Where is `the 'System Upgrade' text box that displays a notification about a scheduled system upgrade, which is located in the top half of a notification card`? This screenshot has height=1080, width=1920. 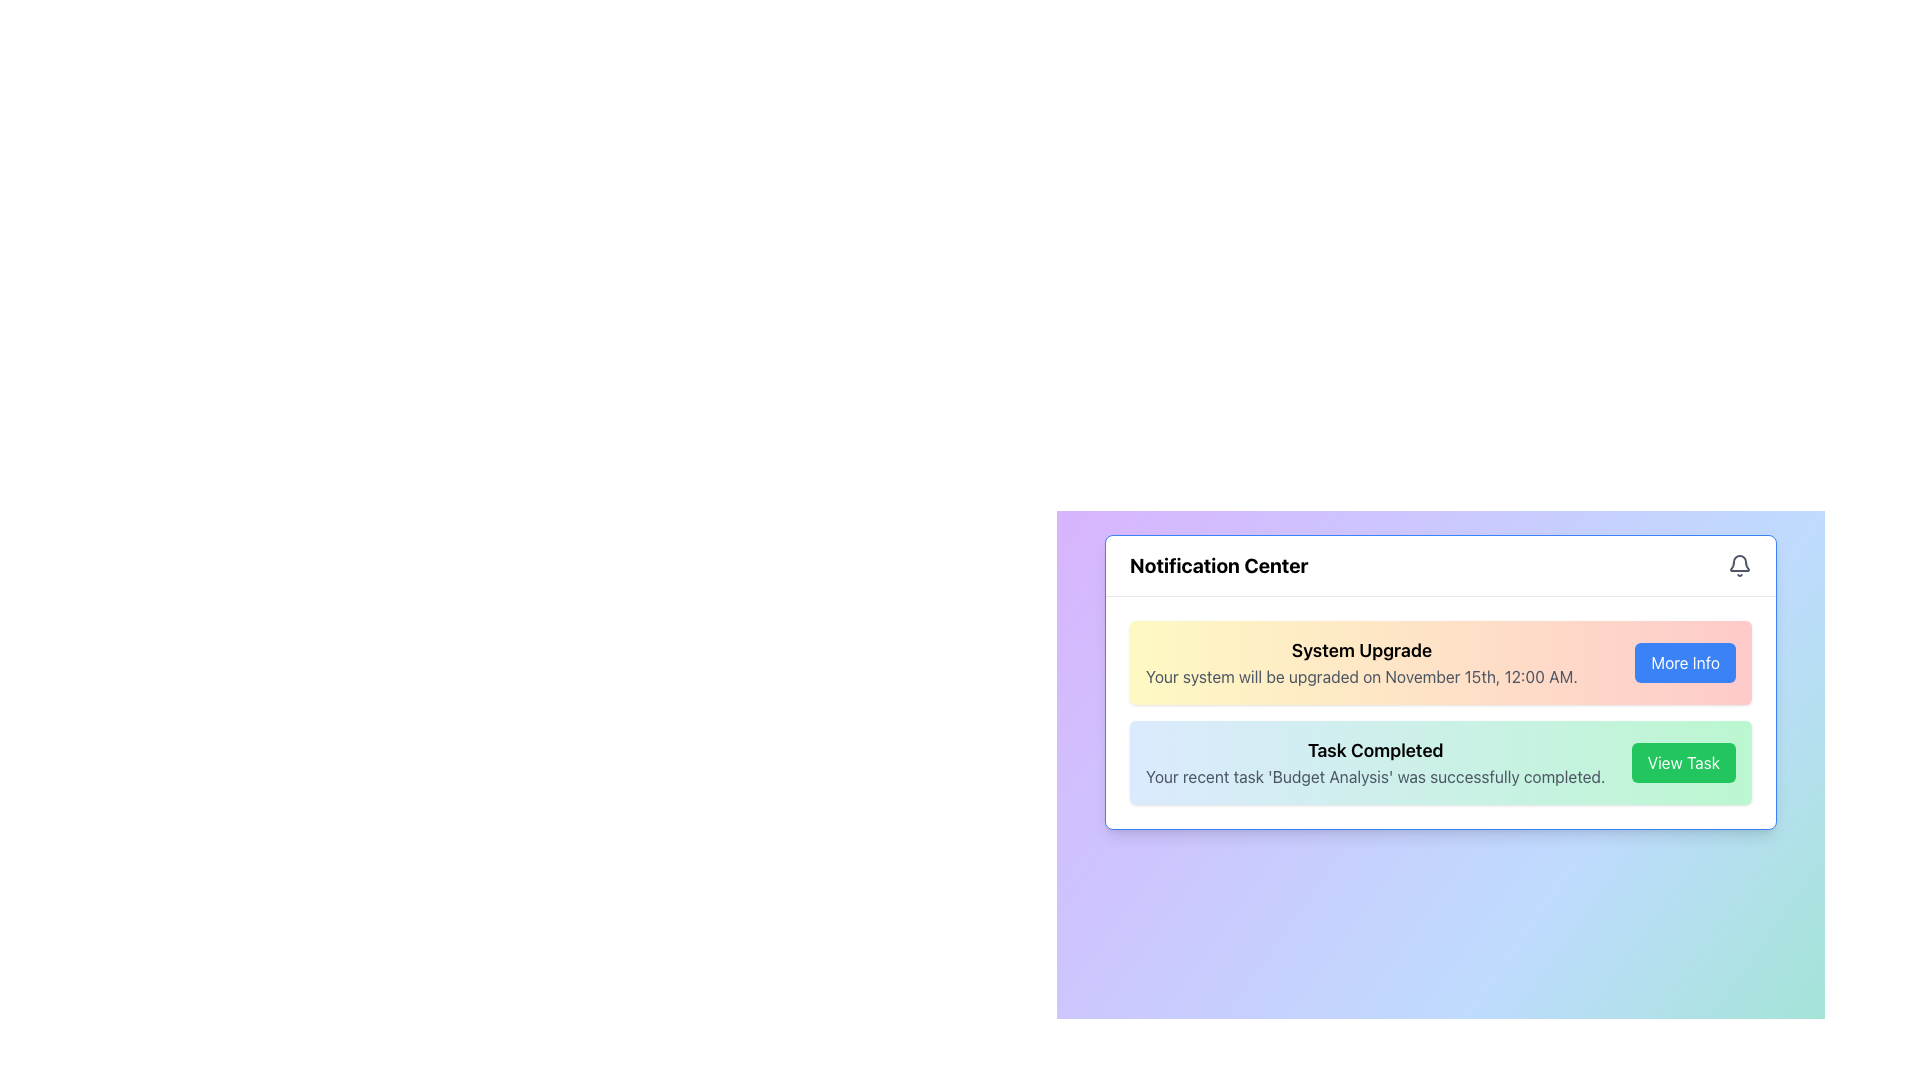
the 'System Upgrade' text box that displays a notification about a scheduled system upgrade, which is located in the top half of a notification card is located at coordinates (1360, 663).